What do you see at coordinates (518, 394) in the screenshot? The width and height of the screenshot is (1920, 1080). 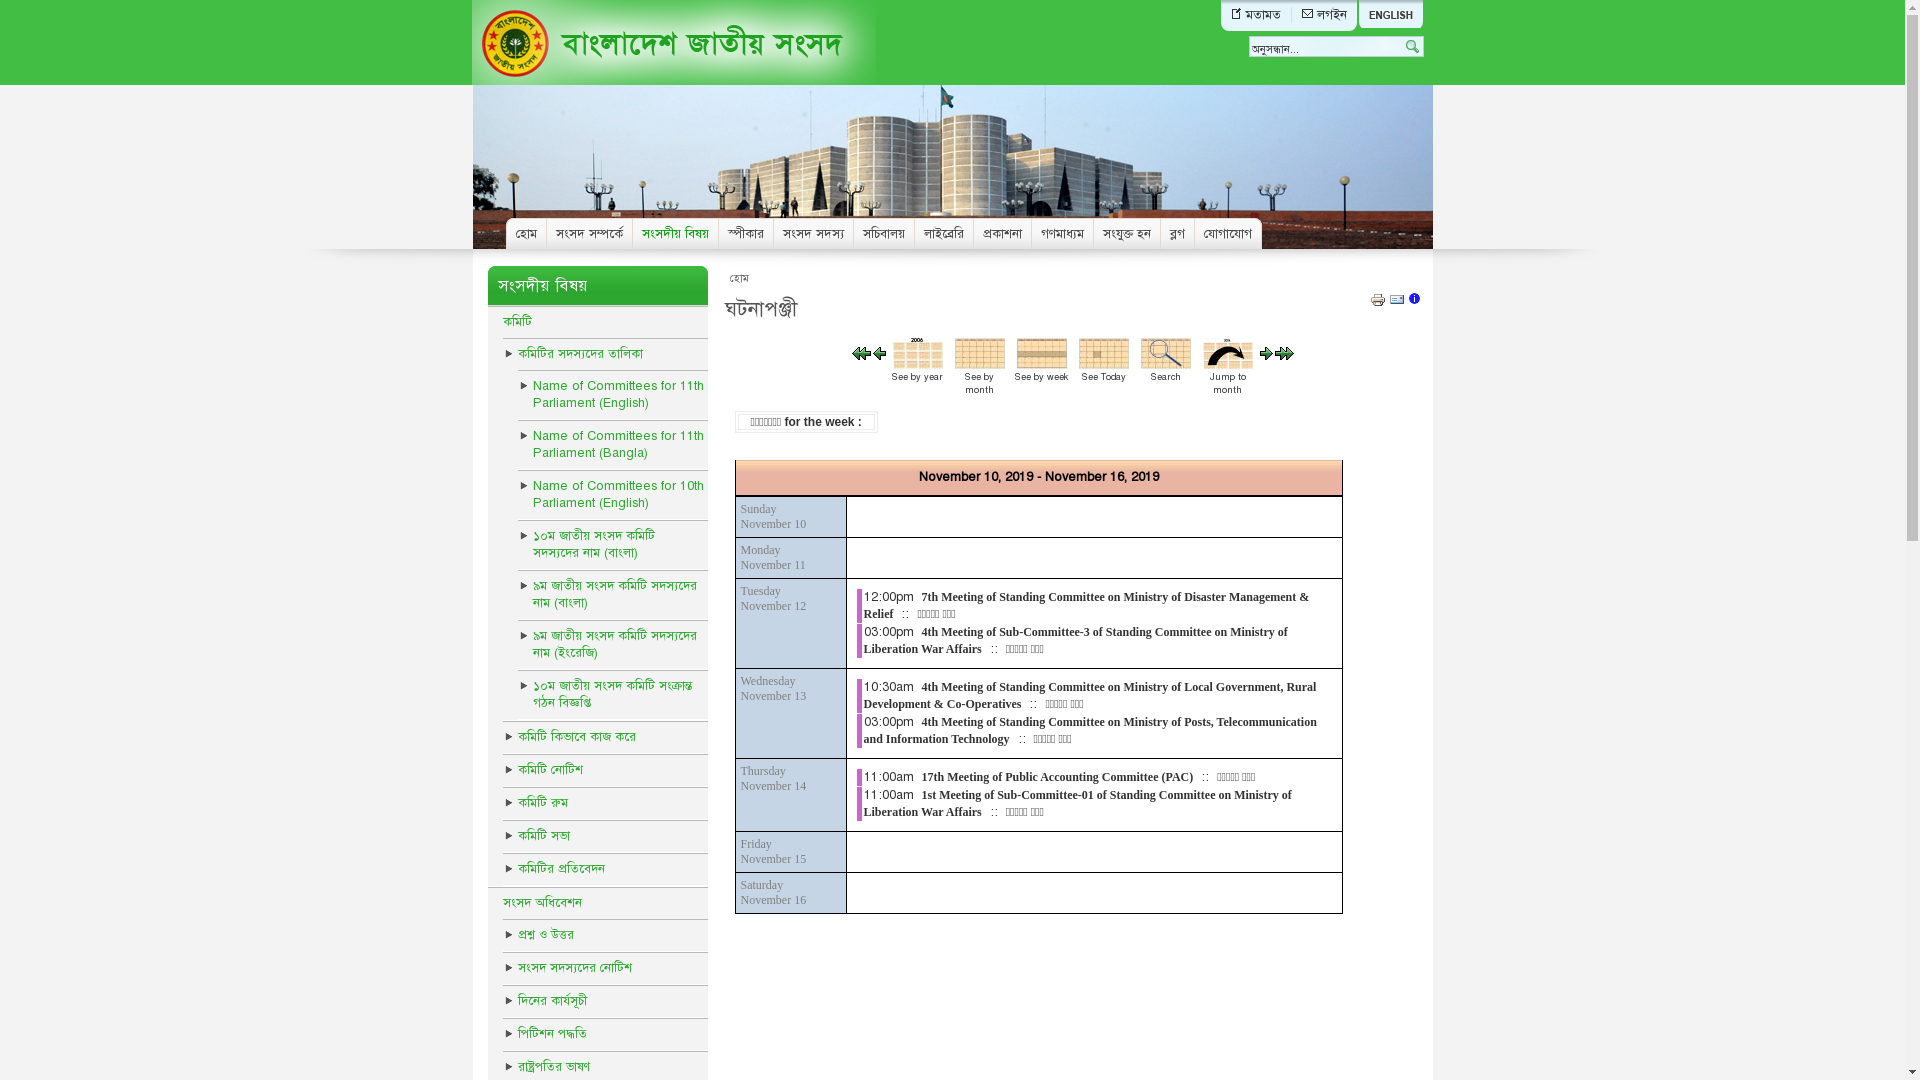 I see `'Name of Committees for 11th Parliament (English)'` at bounding box center [518, 394].